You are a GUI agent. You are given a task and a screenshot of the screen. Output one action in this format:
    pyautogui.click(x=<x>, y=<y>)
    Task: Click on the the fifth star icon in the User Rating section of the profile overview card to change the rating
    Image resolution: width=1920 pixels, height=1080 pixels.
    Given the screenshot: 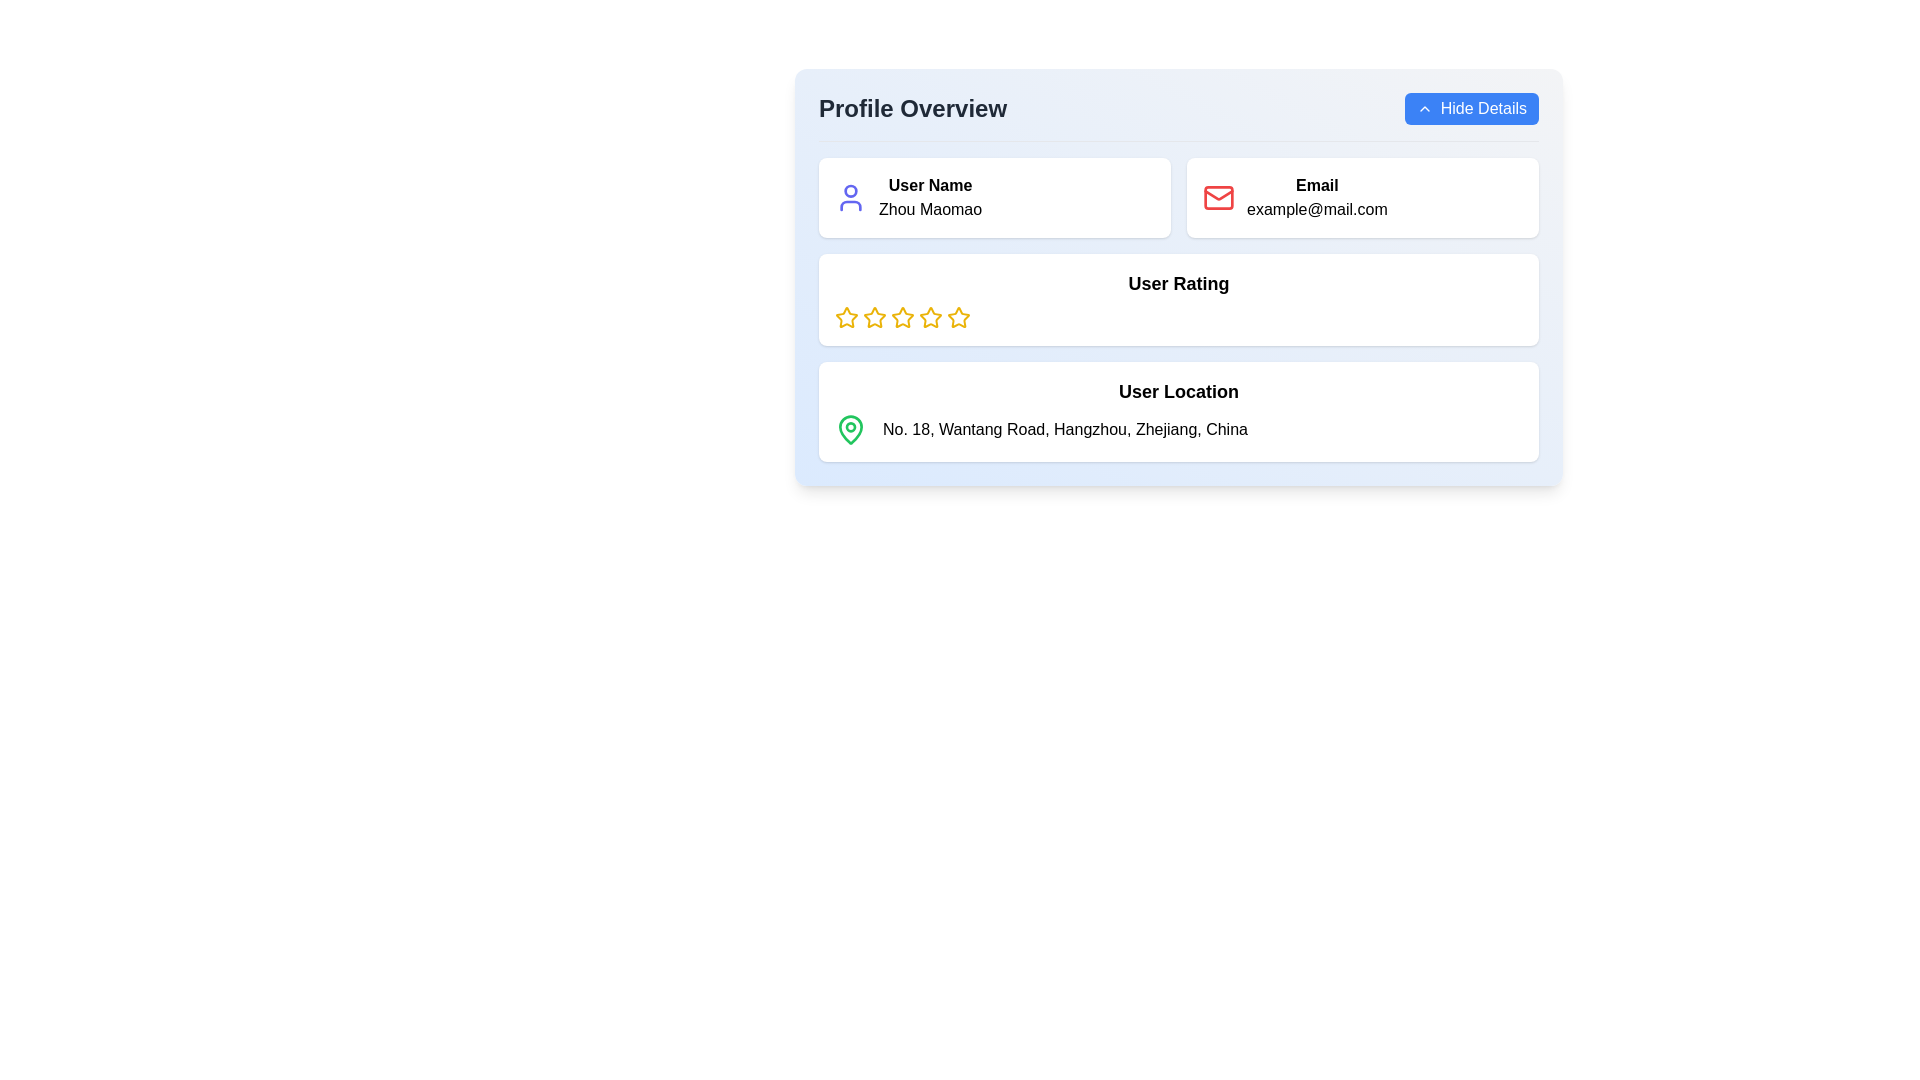 What is the action you would take?
    pyautogui.click(x=958, y=316)
    